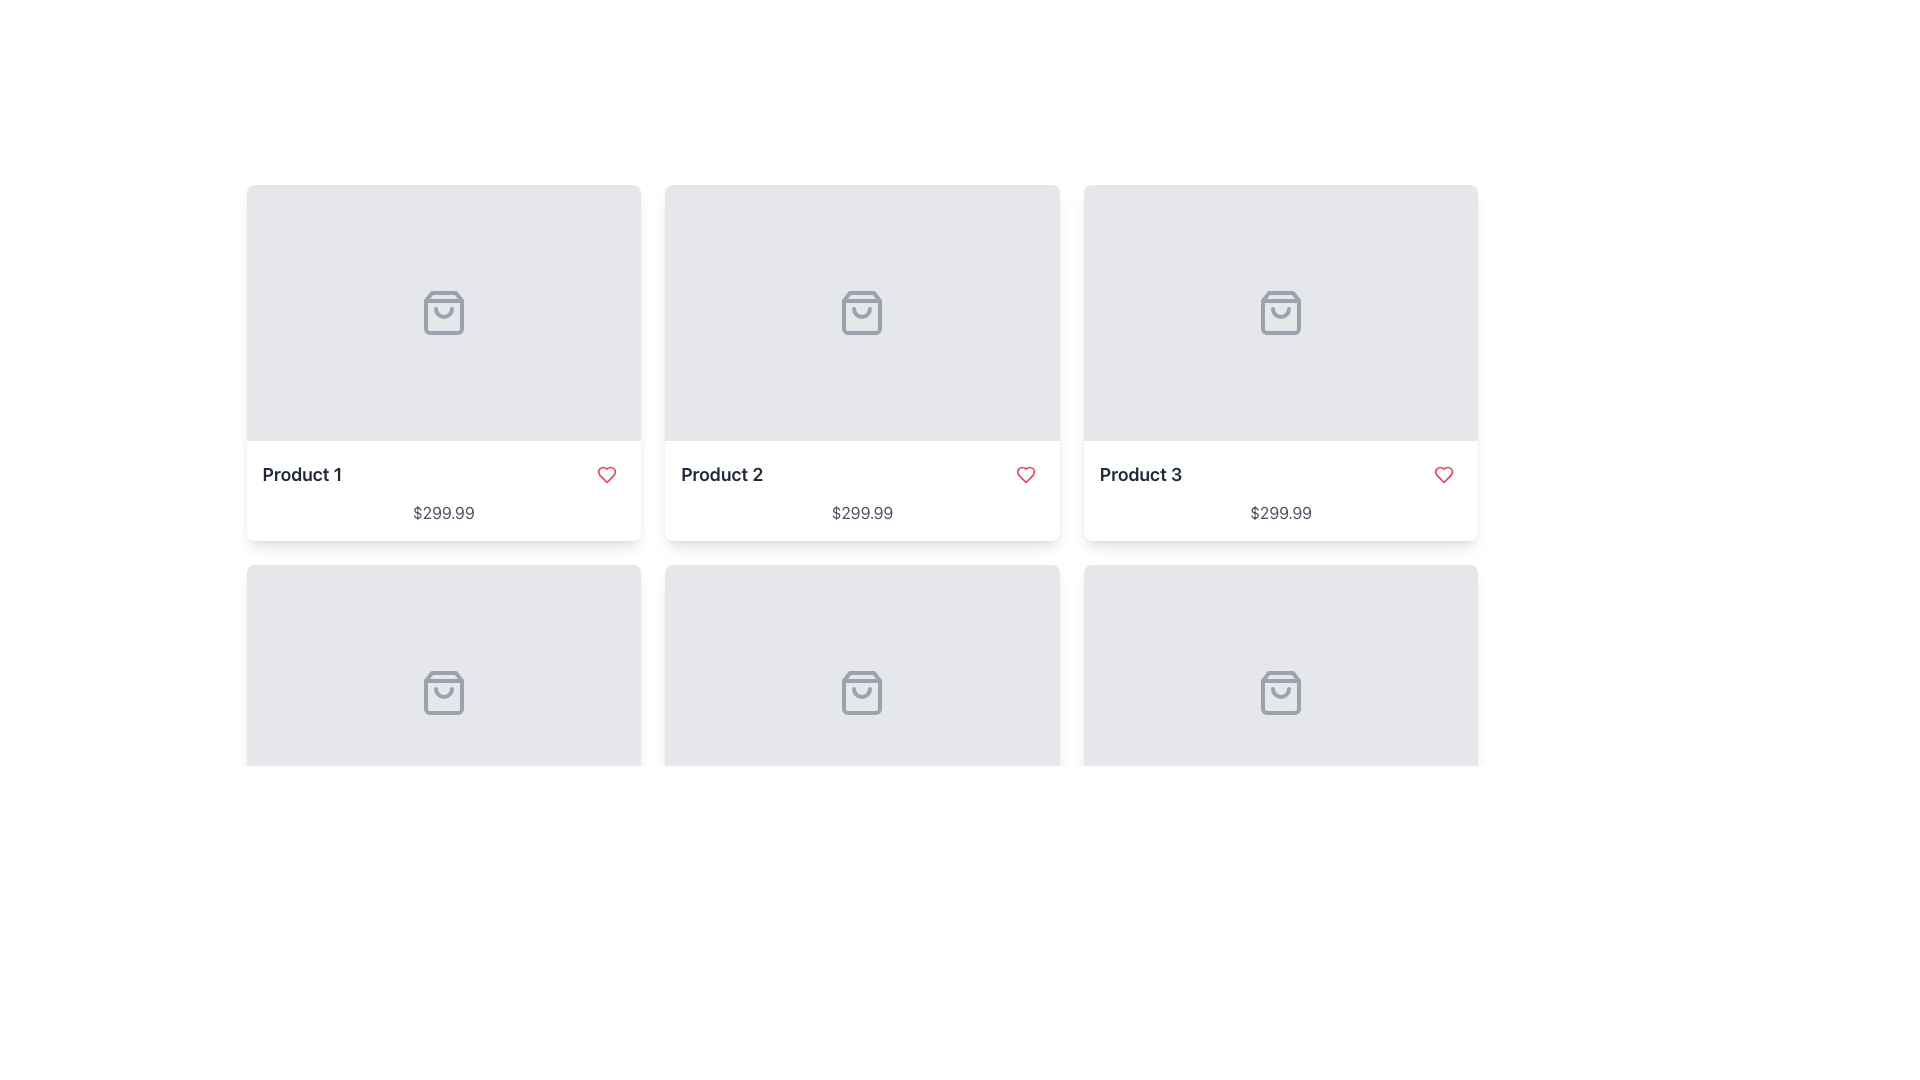 This screenshot has width=1920, height=1080. I want to click on the heart icon button located in the card interface of the third product in the top row, so click(1444, 474).